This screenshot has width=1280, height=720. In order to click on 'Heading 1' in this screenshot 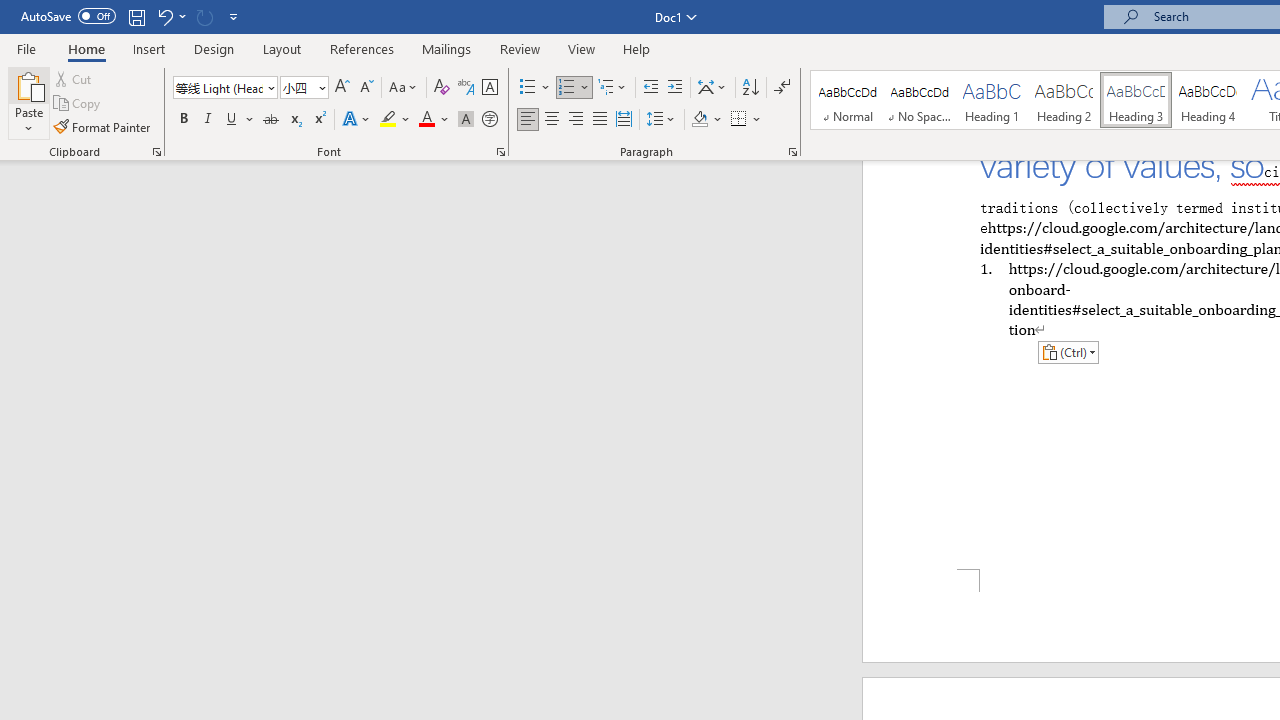, I will do `click(992, 100)`.